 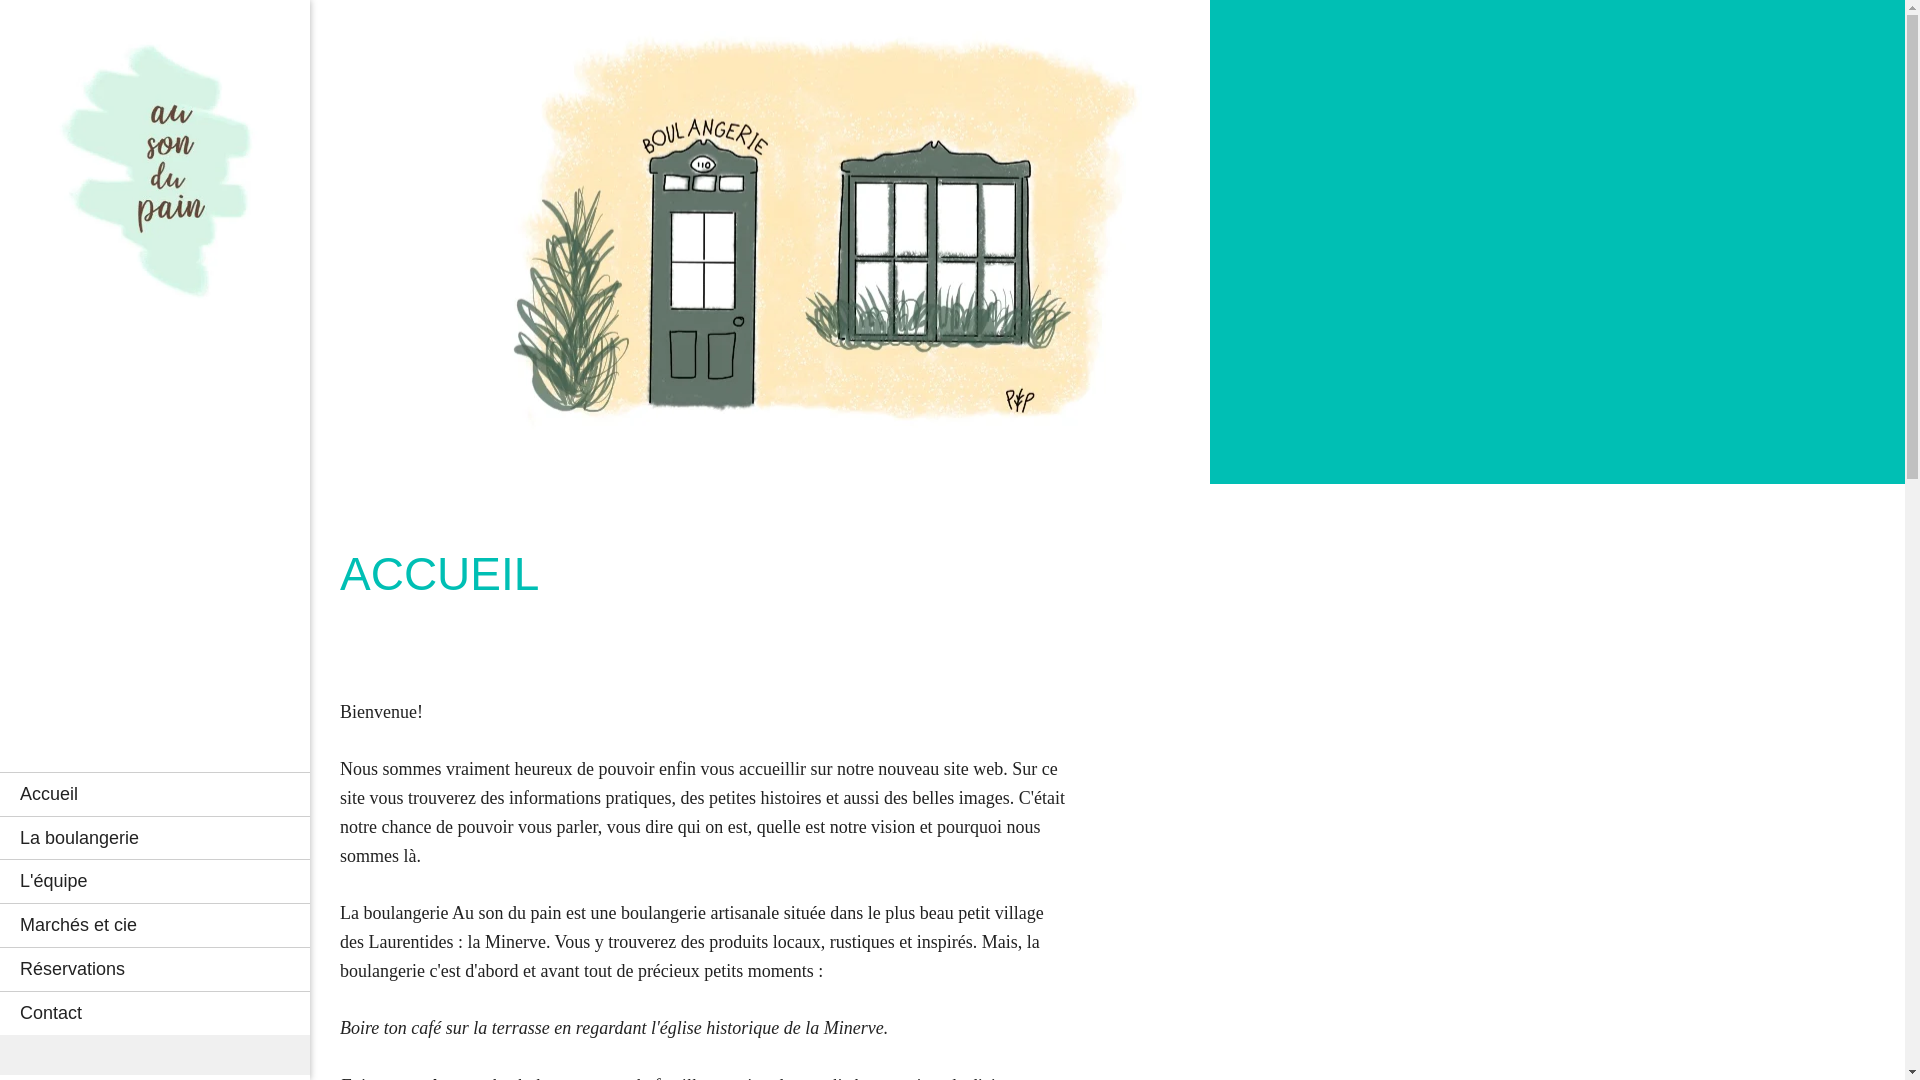 What do you see at coordinates (153, 793) in the screenshot?
I see `'Accueil'` at bounding box center [153, 793].